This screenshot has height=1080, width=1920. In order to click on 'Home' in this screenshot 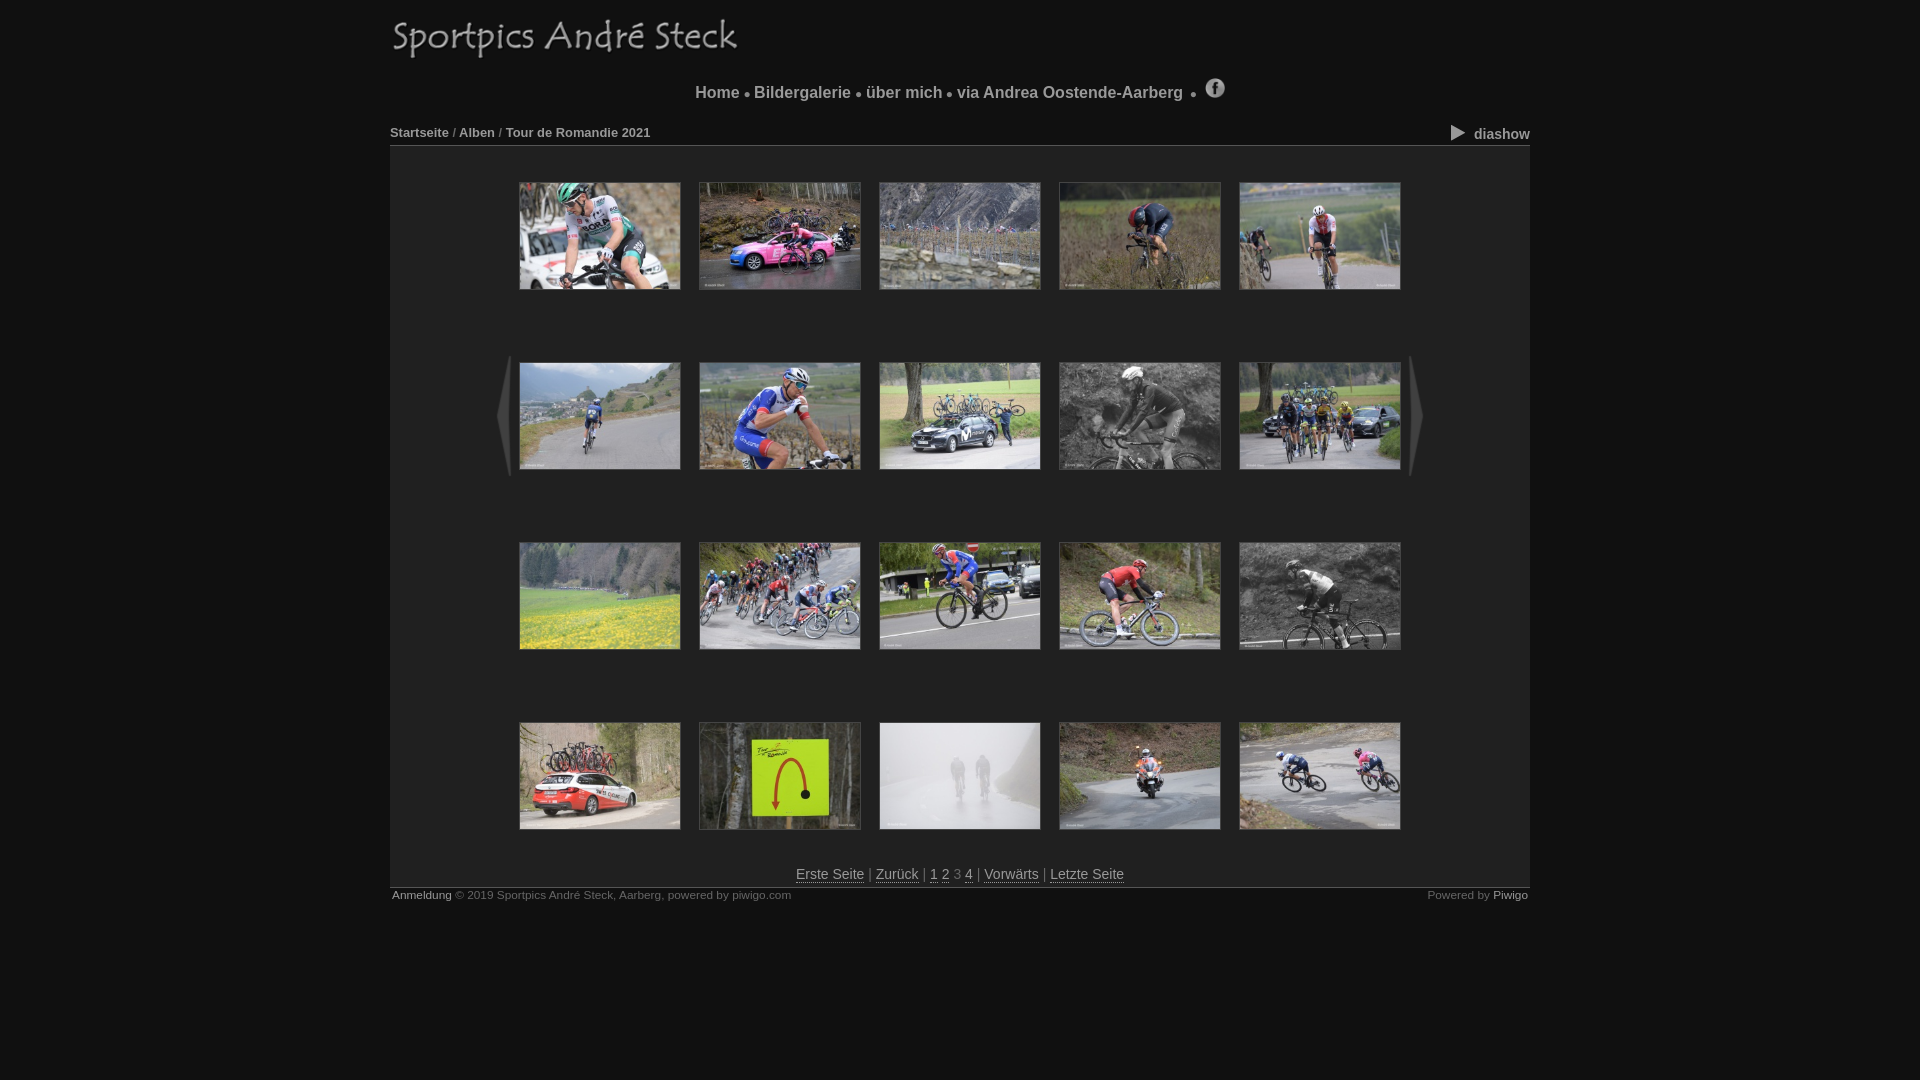, I will do `click(695, 92)`.